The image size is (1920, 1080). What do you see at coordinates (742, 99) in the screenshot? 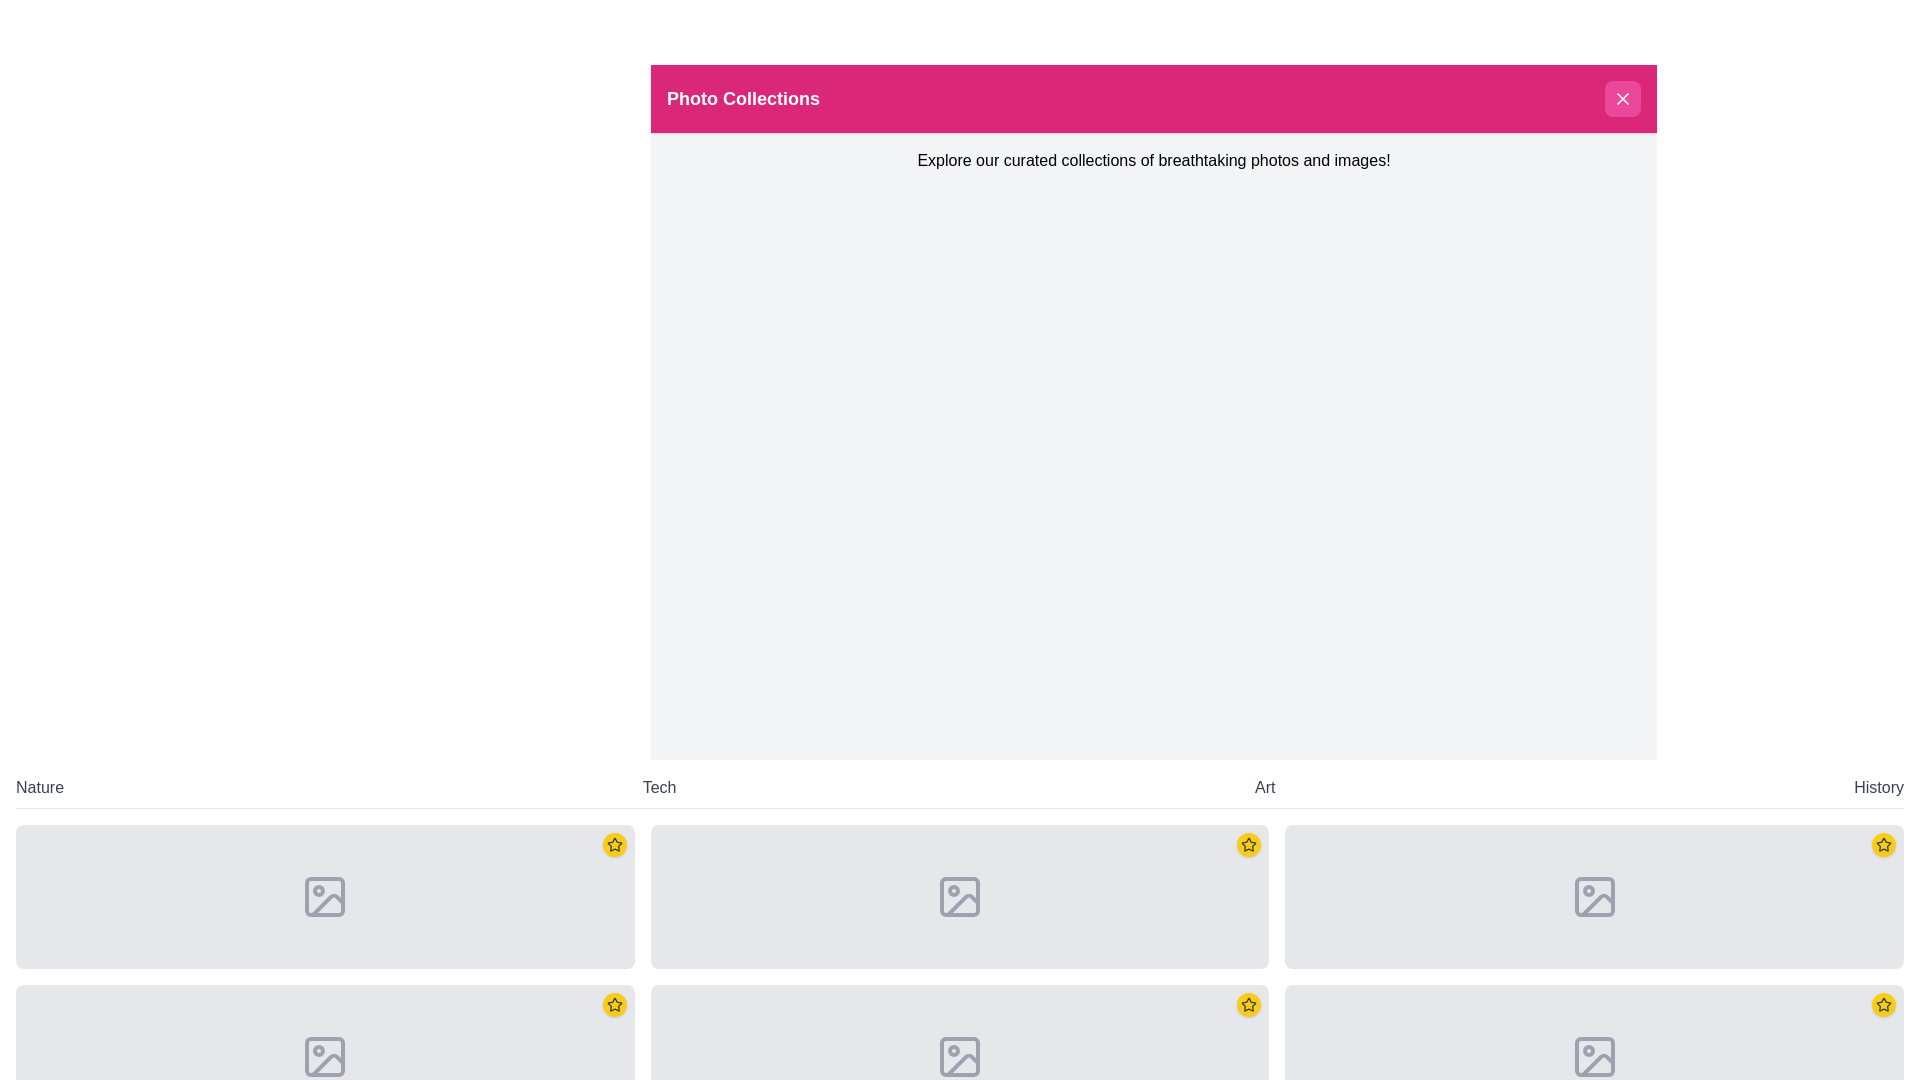
I see `the header text label element that introduces the content area labeled 'Photo Collections', located in the top left section of the pink header` at bounding box center [742, 99].